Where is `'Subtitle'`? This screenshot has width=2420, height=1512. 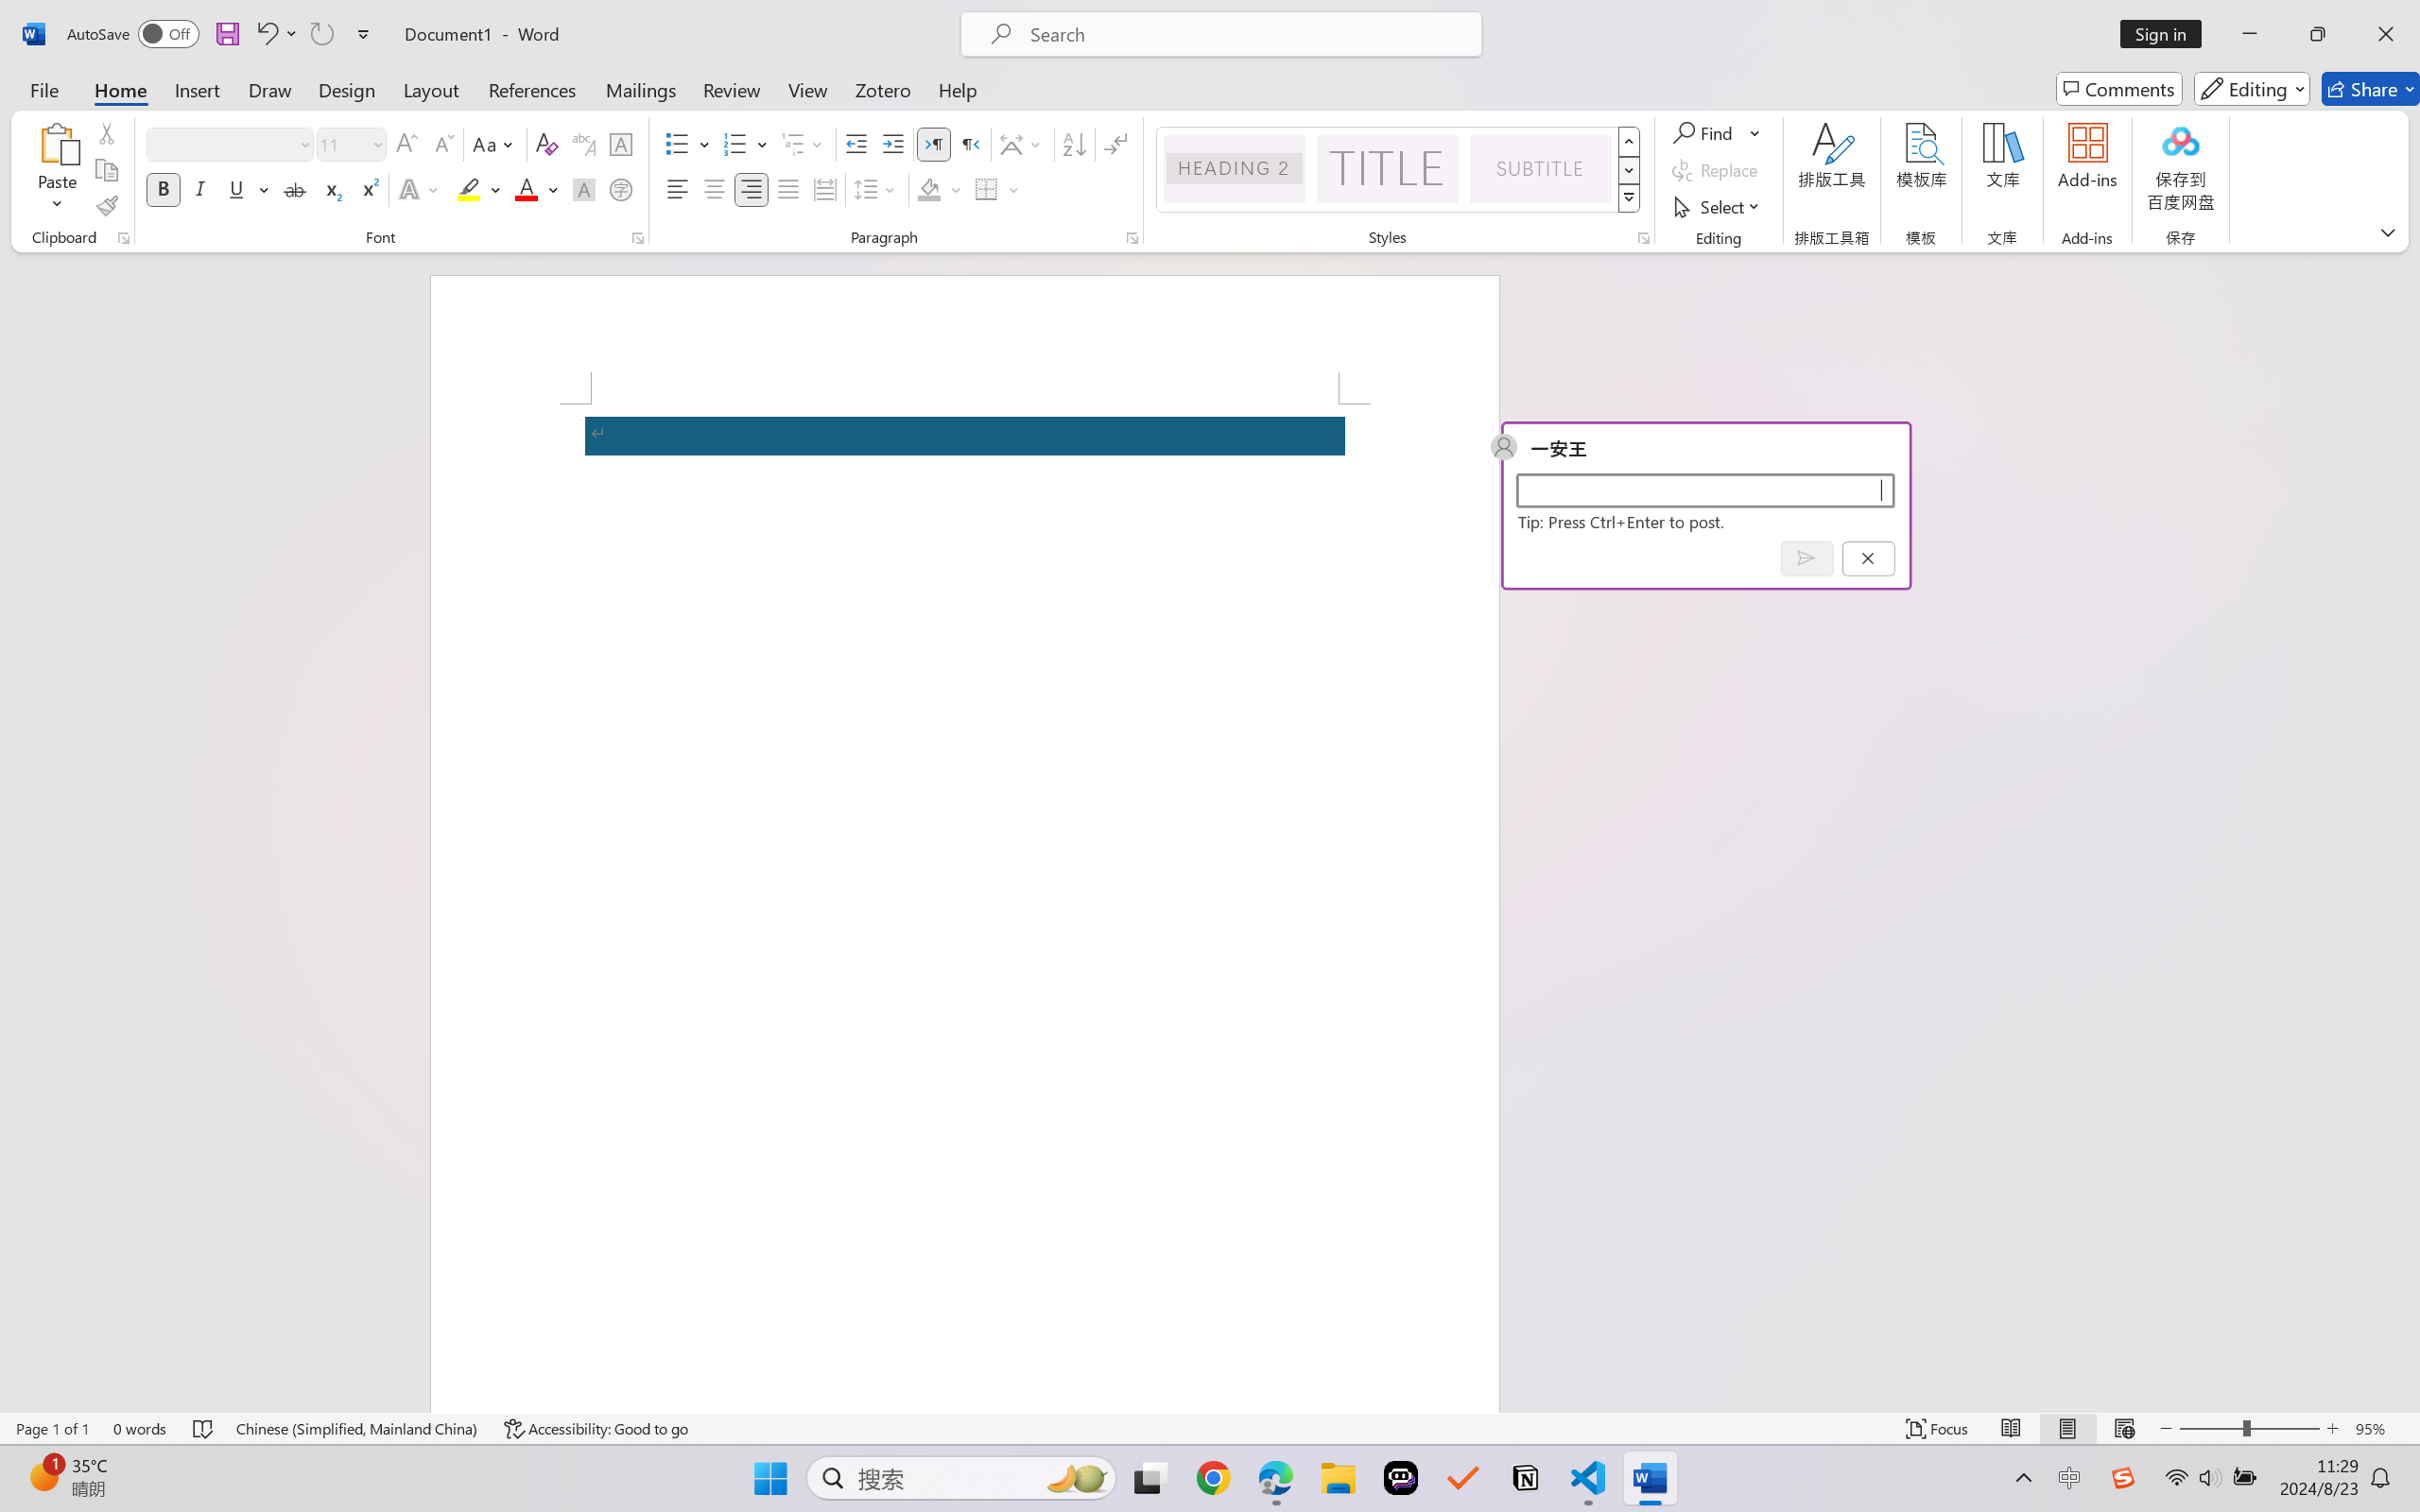 'Subtitle' is located at coordinates (1540, 168).